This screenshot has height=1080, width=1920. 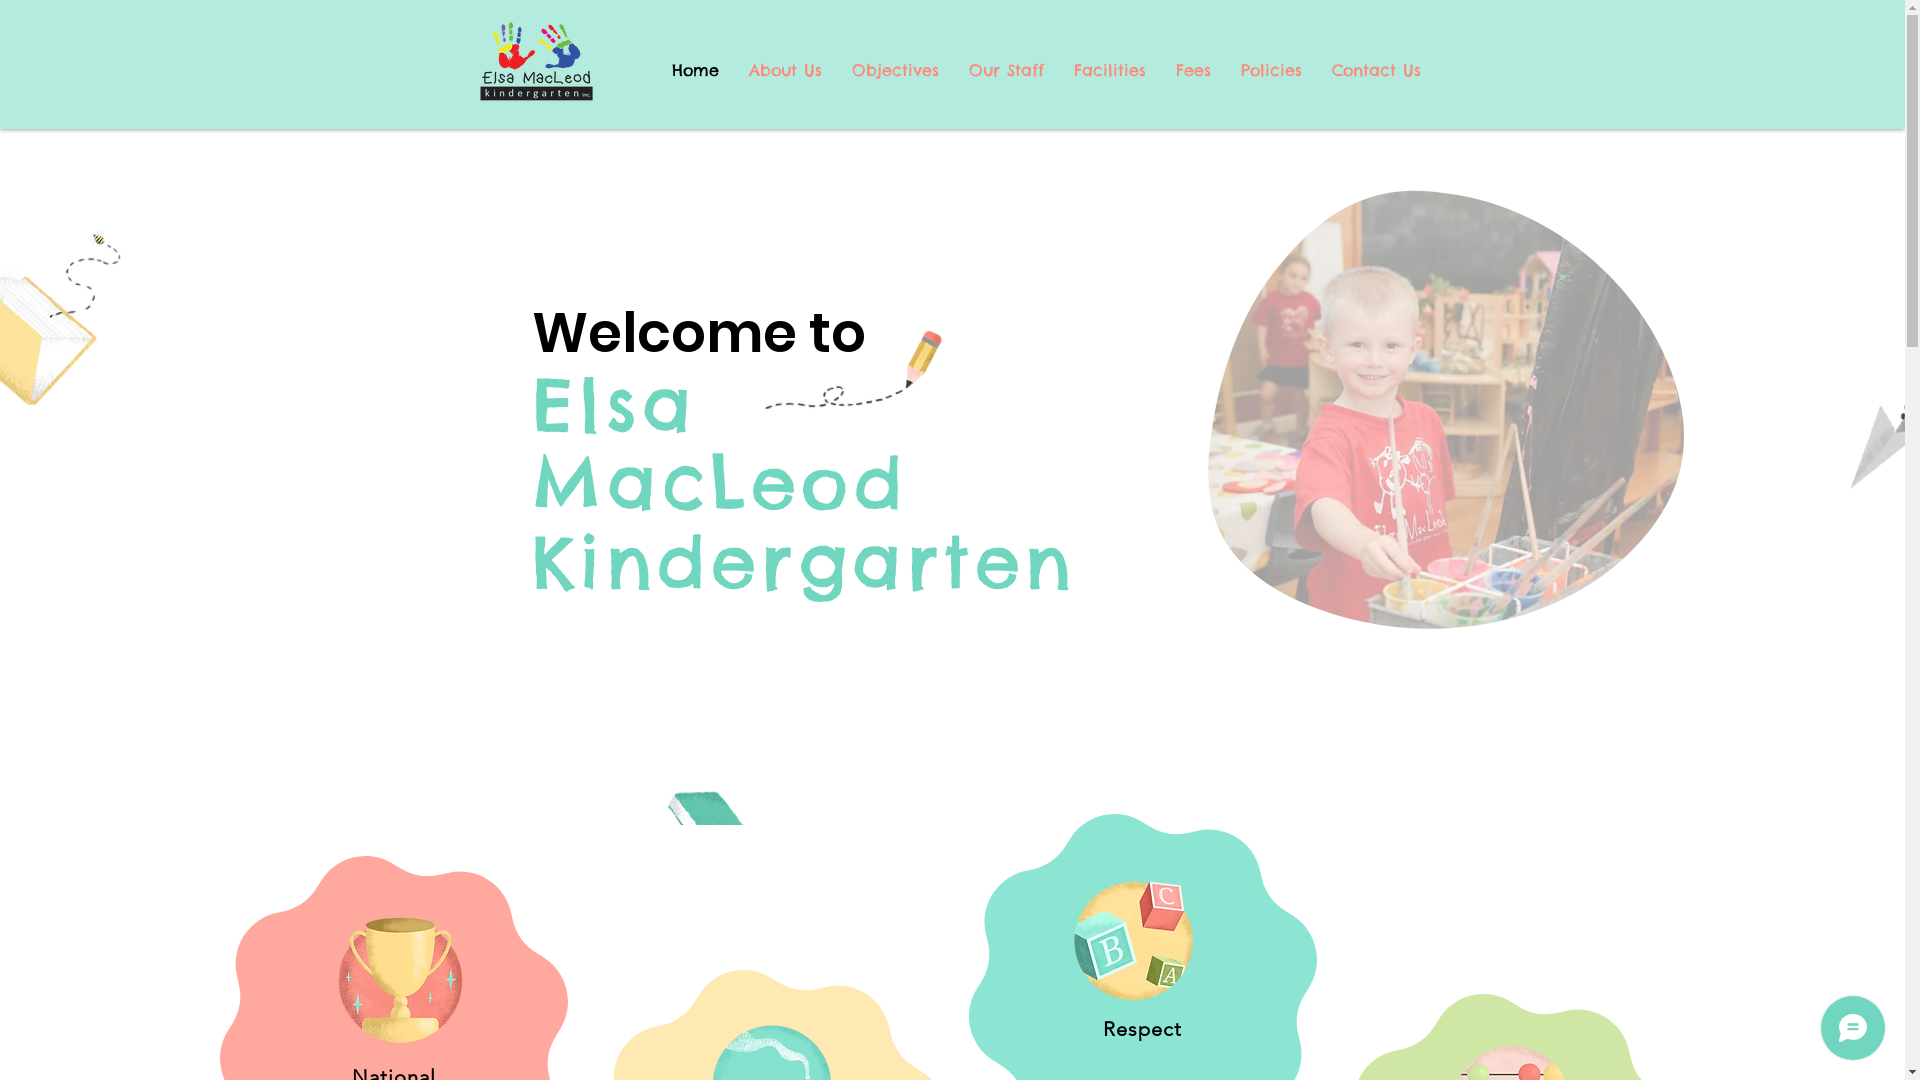 I want to click on 'Contact Us', so click(x=1374, y=69).